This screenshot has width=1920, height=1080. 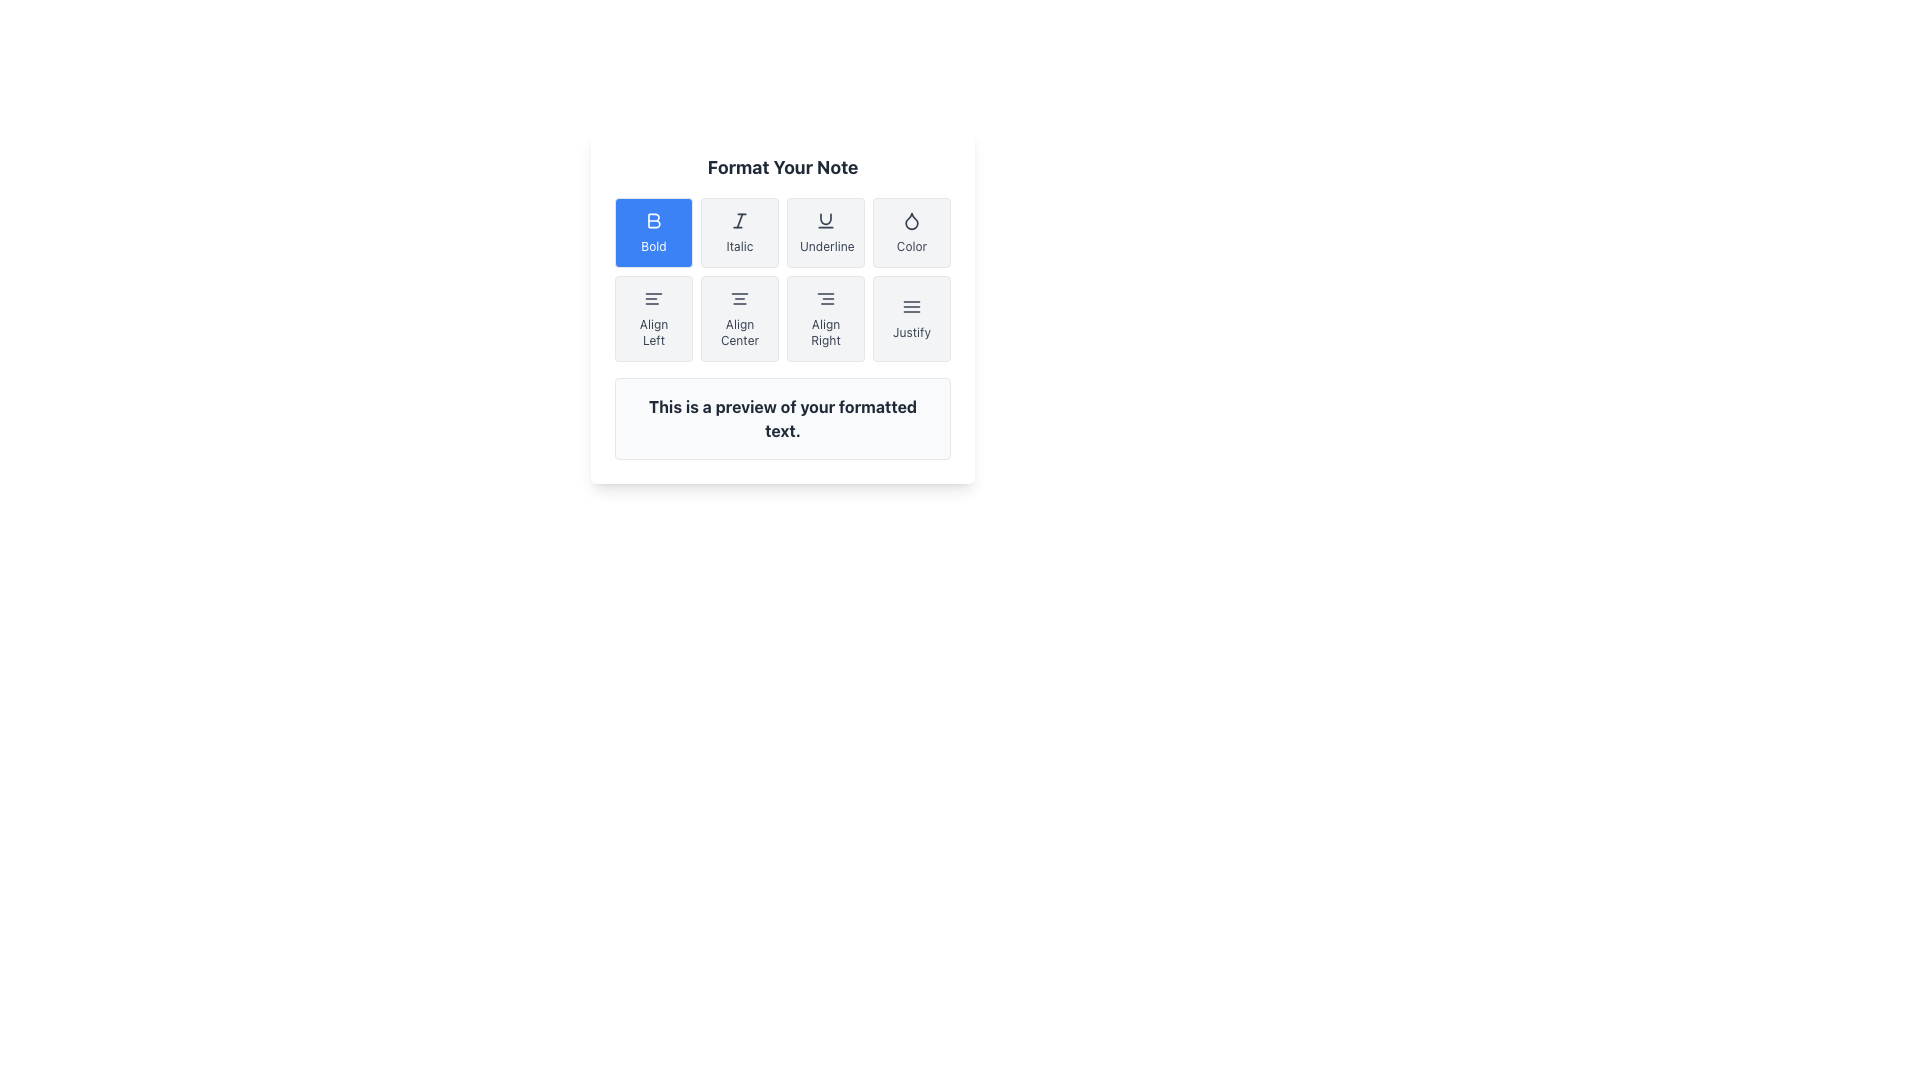 What do you see at coordinates (825, 299) in the screenshot?
I see `the 'Align Right' icon` at bounding box center [825, 299].